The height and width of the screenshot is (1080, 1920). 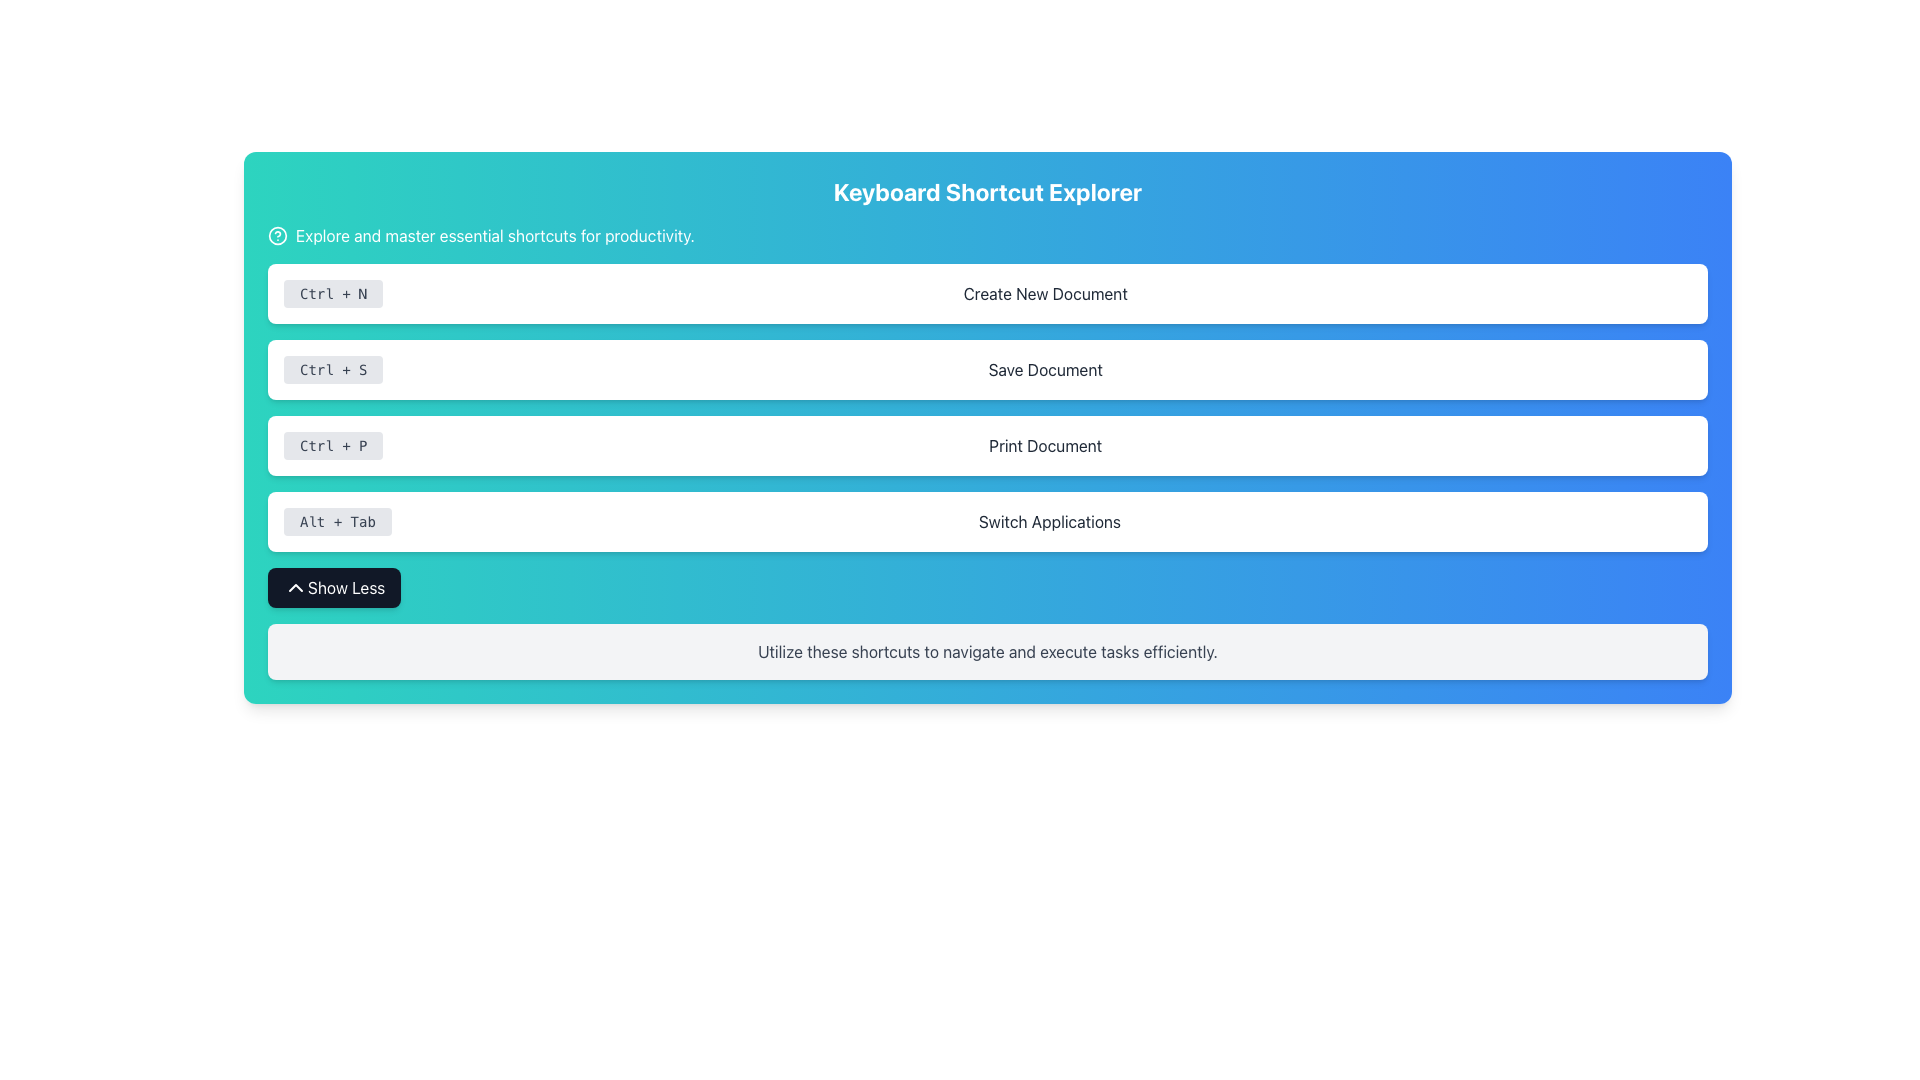 What do you see at coordinates (988, 651) in the screenshot?
I see `the static text element displaying 'Utilize these shortcuts to navigate and execute tasks efficiently.' which is styled with dark gray text on a light gray background` at bounding box center [988, 651].